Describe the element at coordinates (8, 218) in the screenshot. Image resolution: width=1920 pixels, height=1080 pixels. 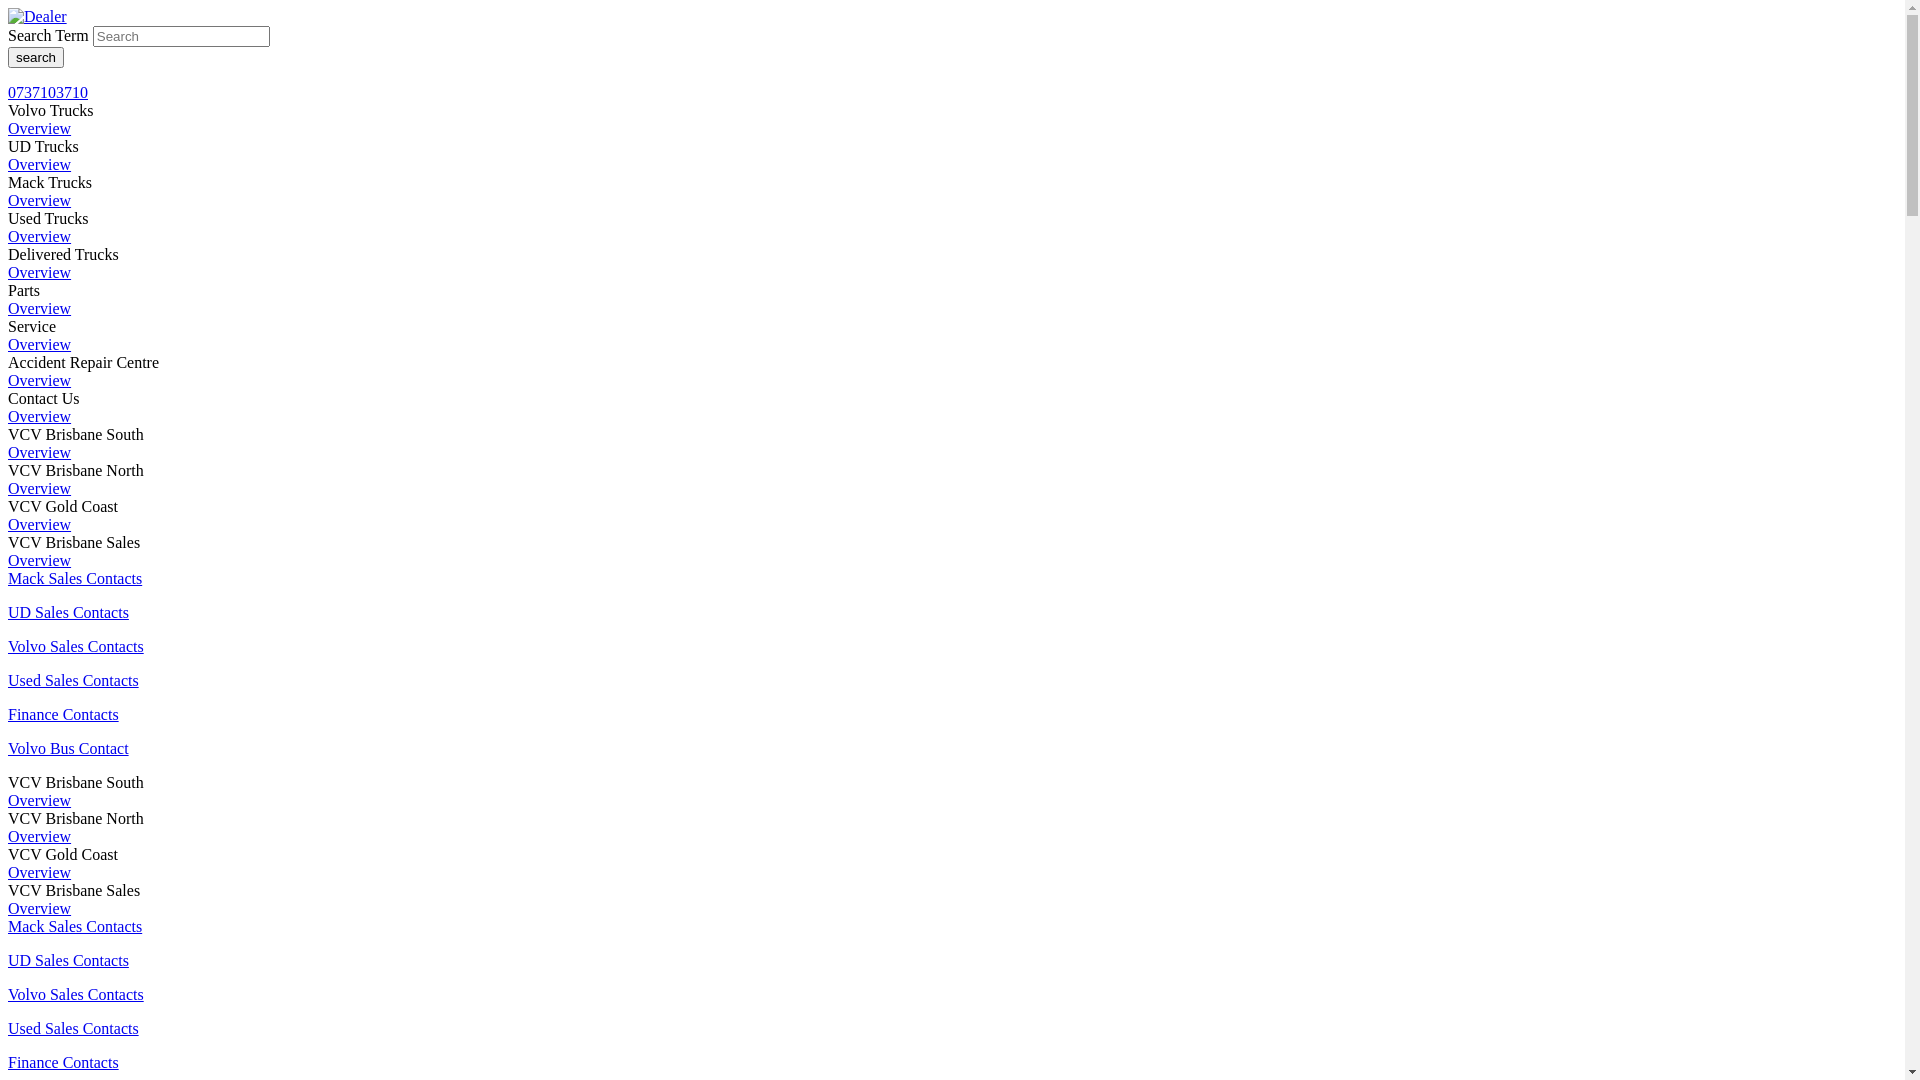
I see `'Used Trucks'` at that location.